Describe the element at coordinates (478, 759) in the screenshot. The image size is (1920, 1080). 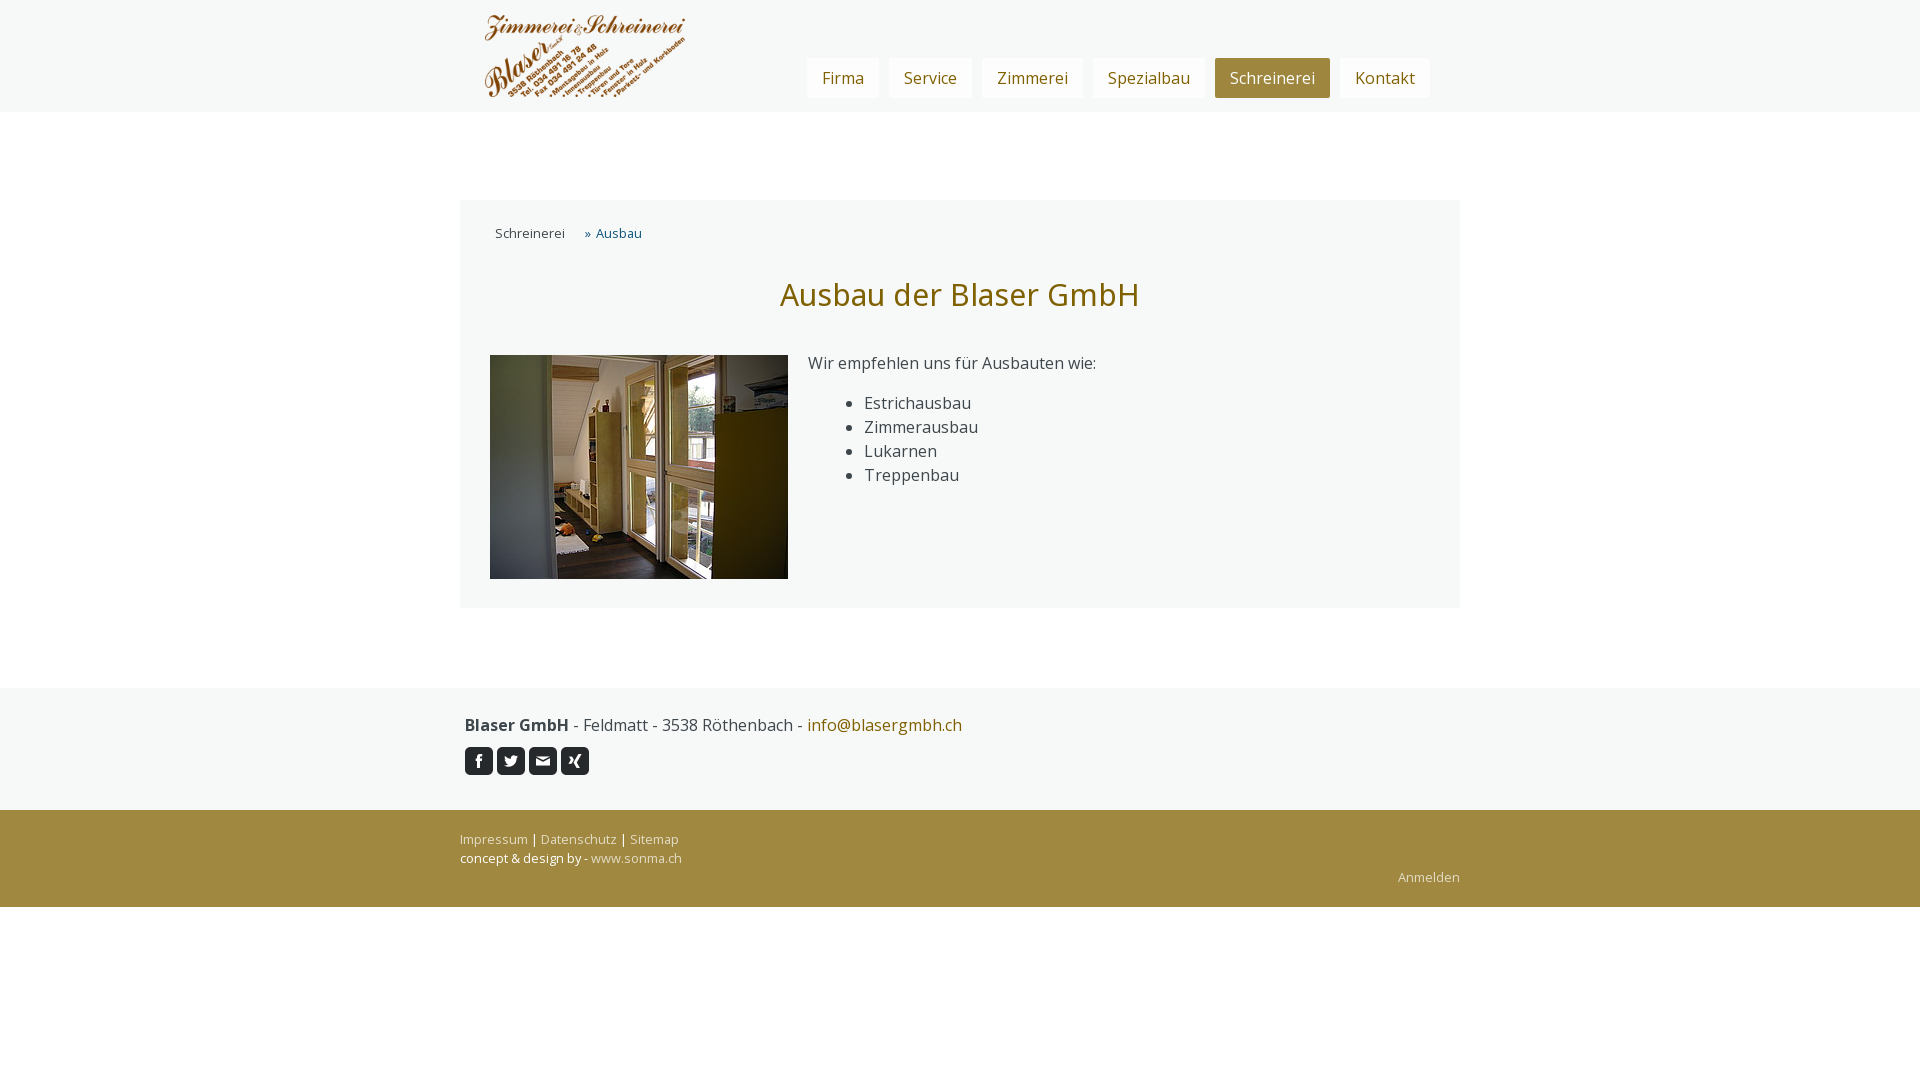
I see `'Facebook'` at that location.